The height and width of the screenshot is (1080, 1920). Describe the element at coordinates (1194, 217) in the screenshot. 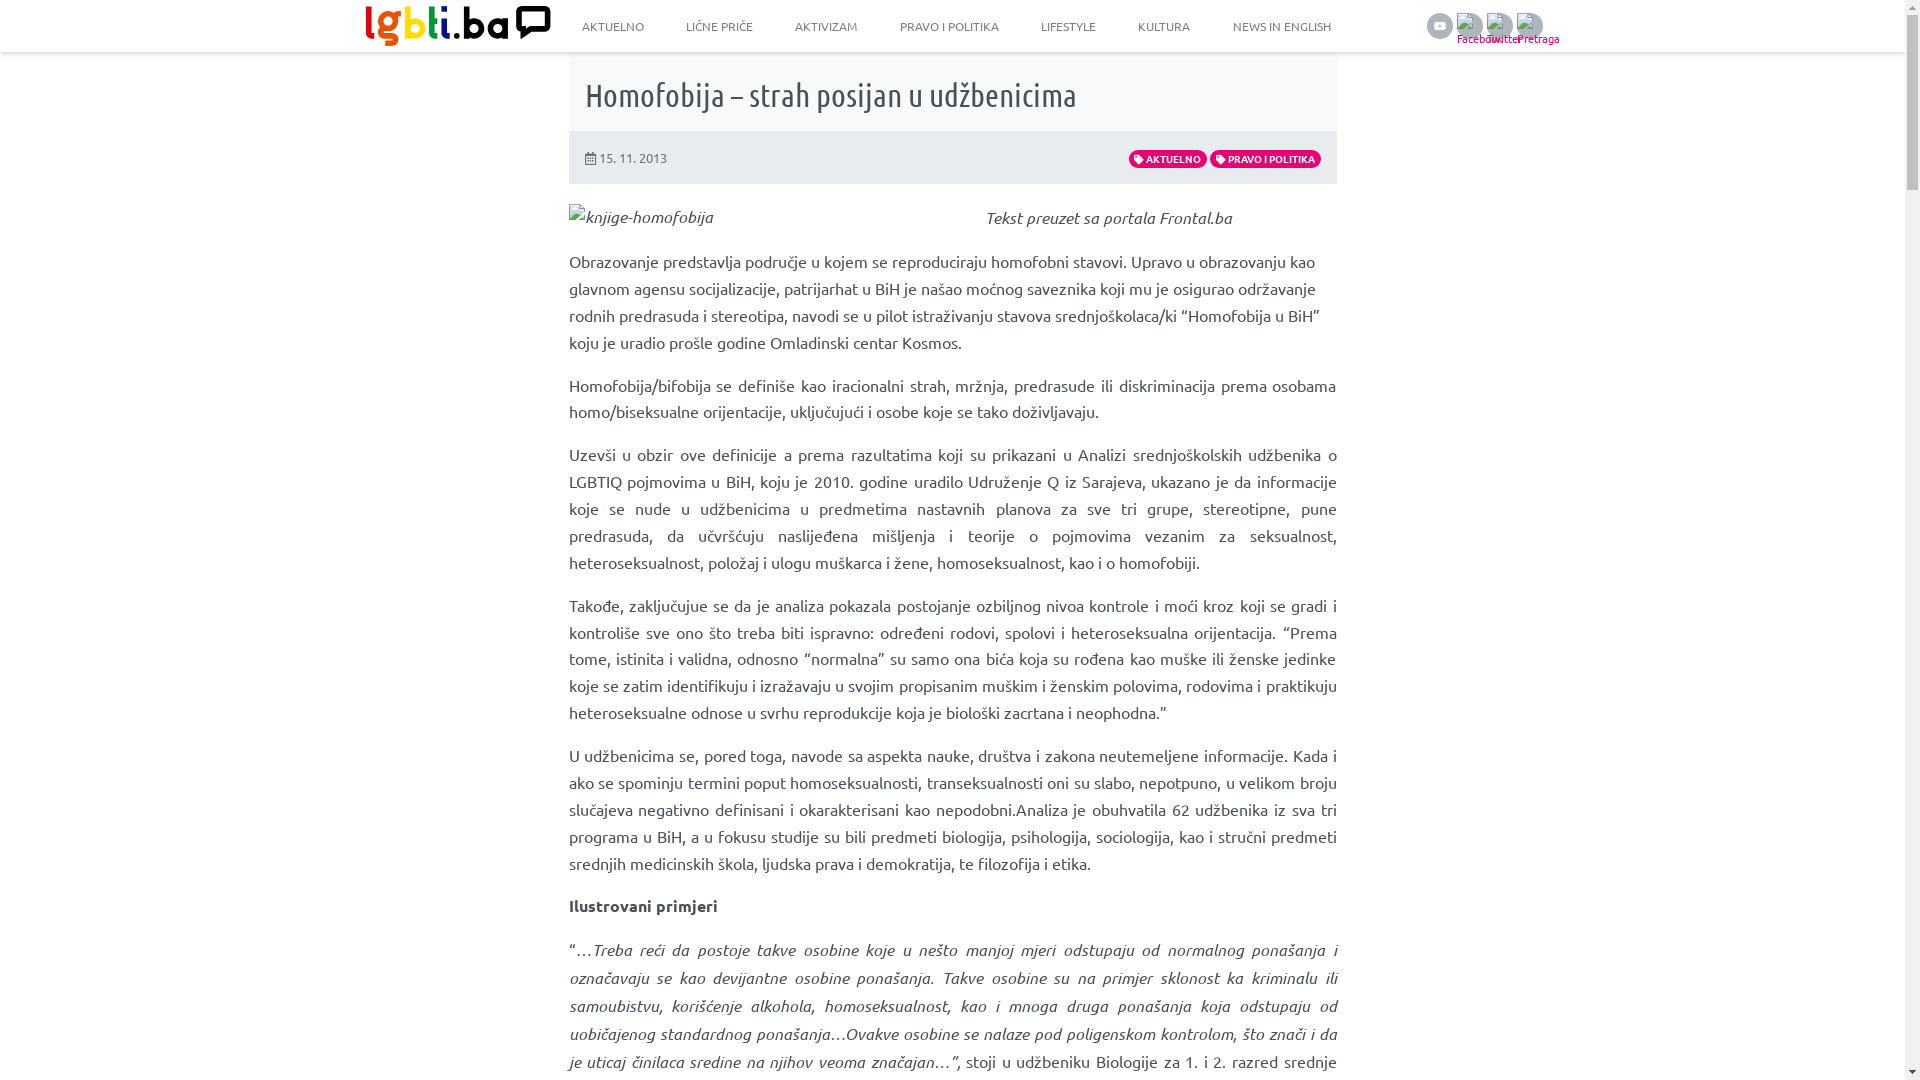

I see `'Frontal.ba'` at that location.